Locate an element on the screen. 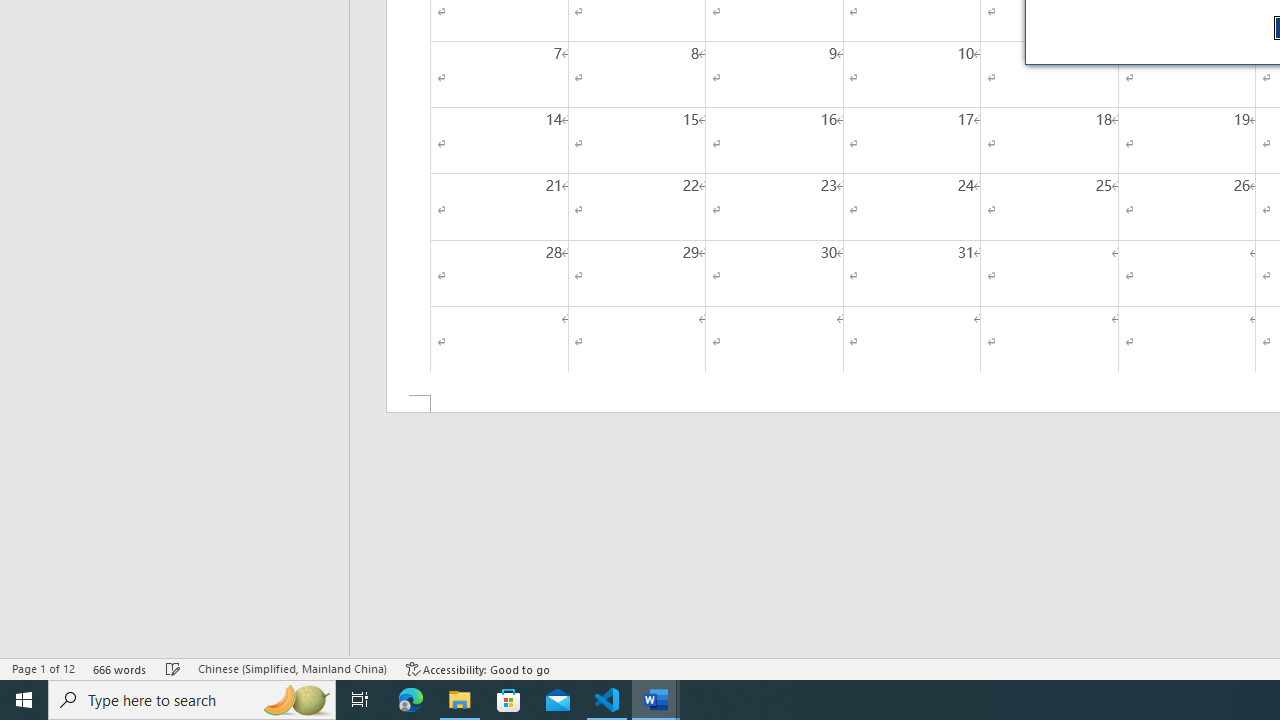 This screenshot has width=1280, height=720. 'Microsoft Store' is located at coordinates (509, 698).